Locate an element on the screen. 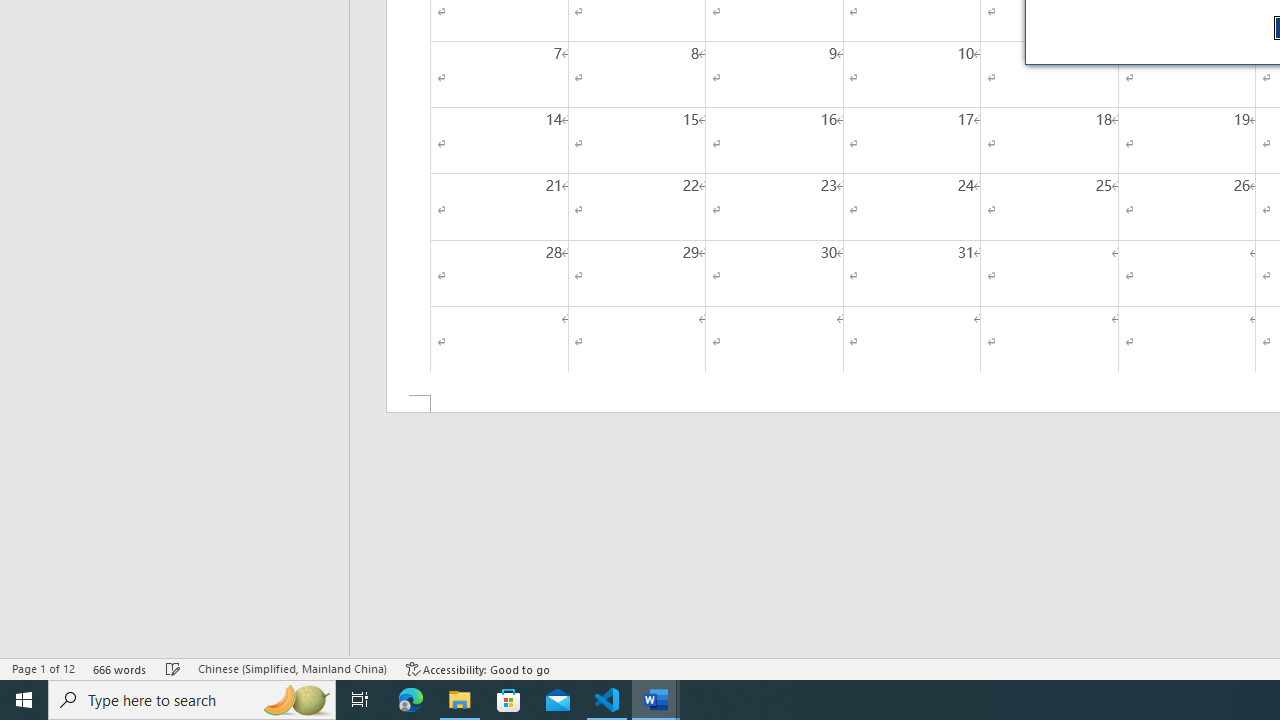 This screenshot has width=1280, height=720. 'Microsoft Store' is located at coordinates (509, 698).